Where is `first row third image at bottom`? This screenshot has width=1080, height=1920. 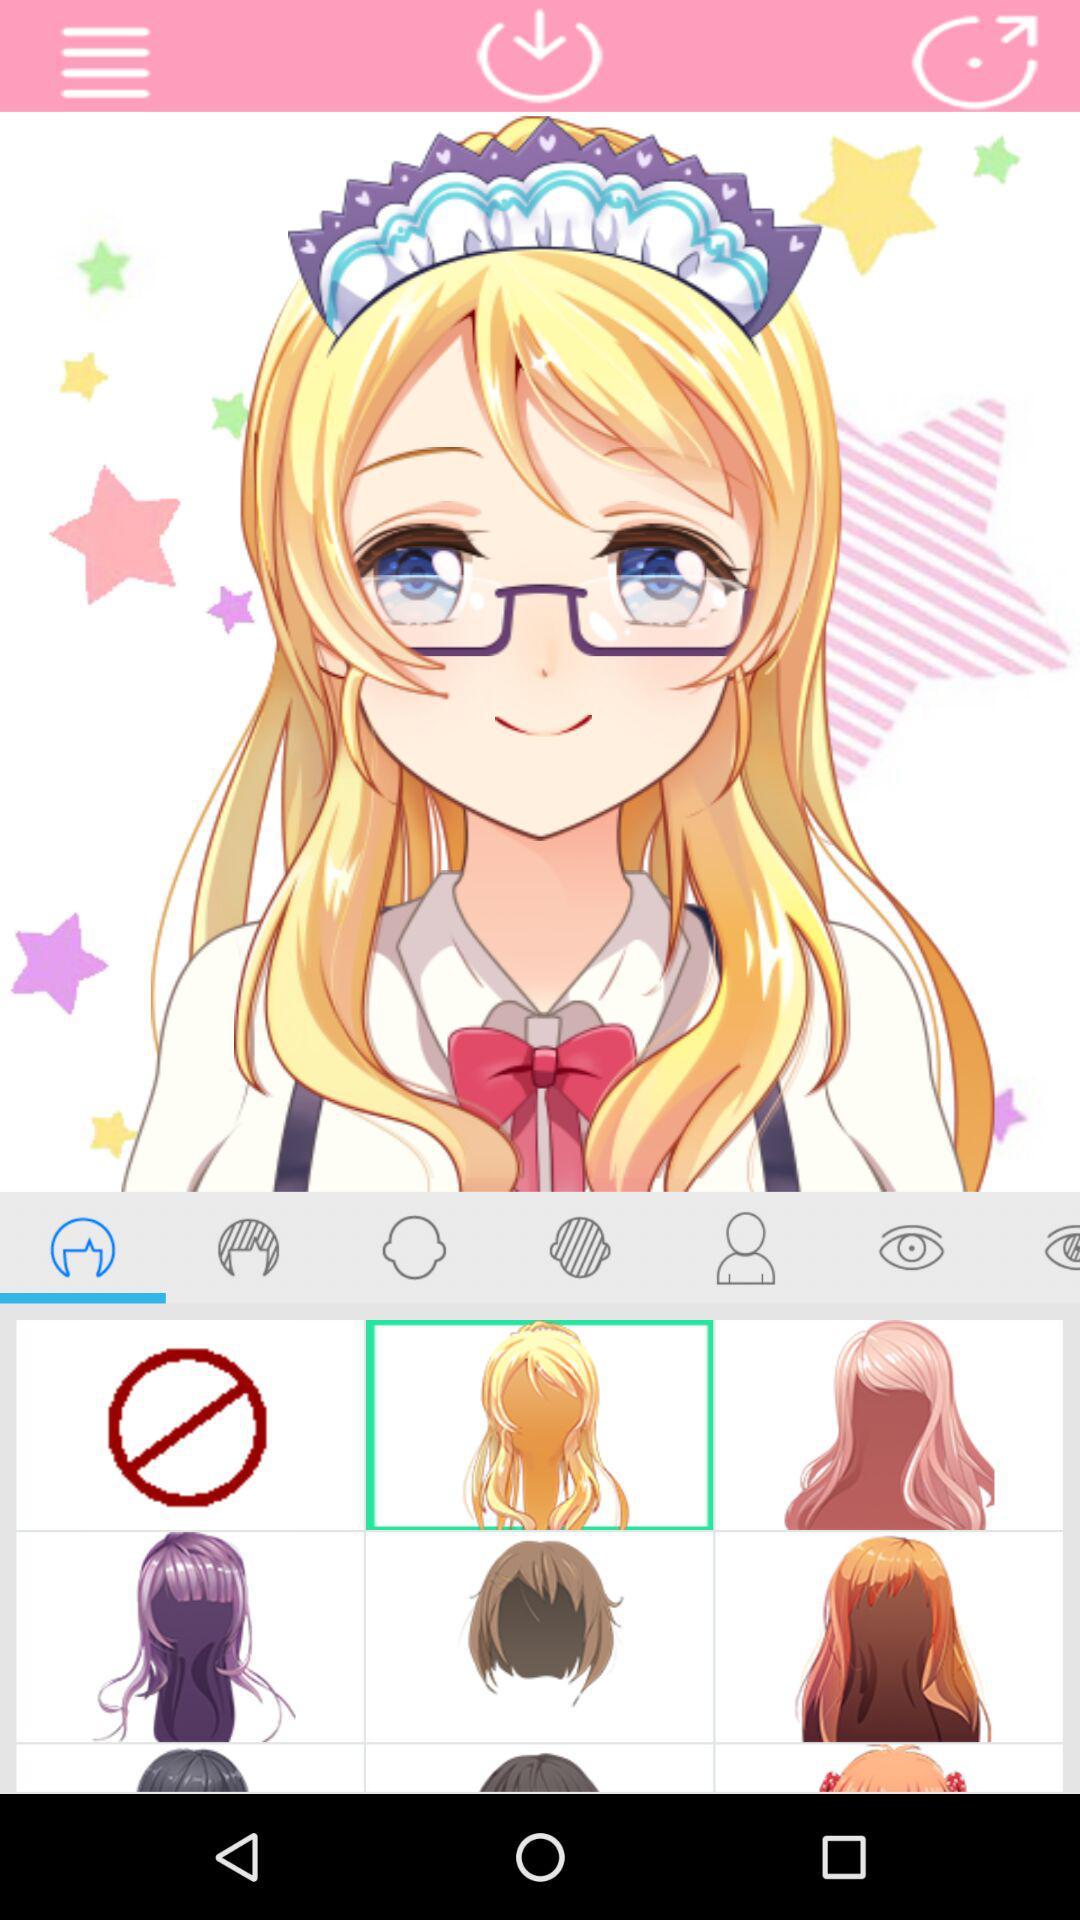
first row third image at bottom is located at coordinates (888, 1424).